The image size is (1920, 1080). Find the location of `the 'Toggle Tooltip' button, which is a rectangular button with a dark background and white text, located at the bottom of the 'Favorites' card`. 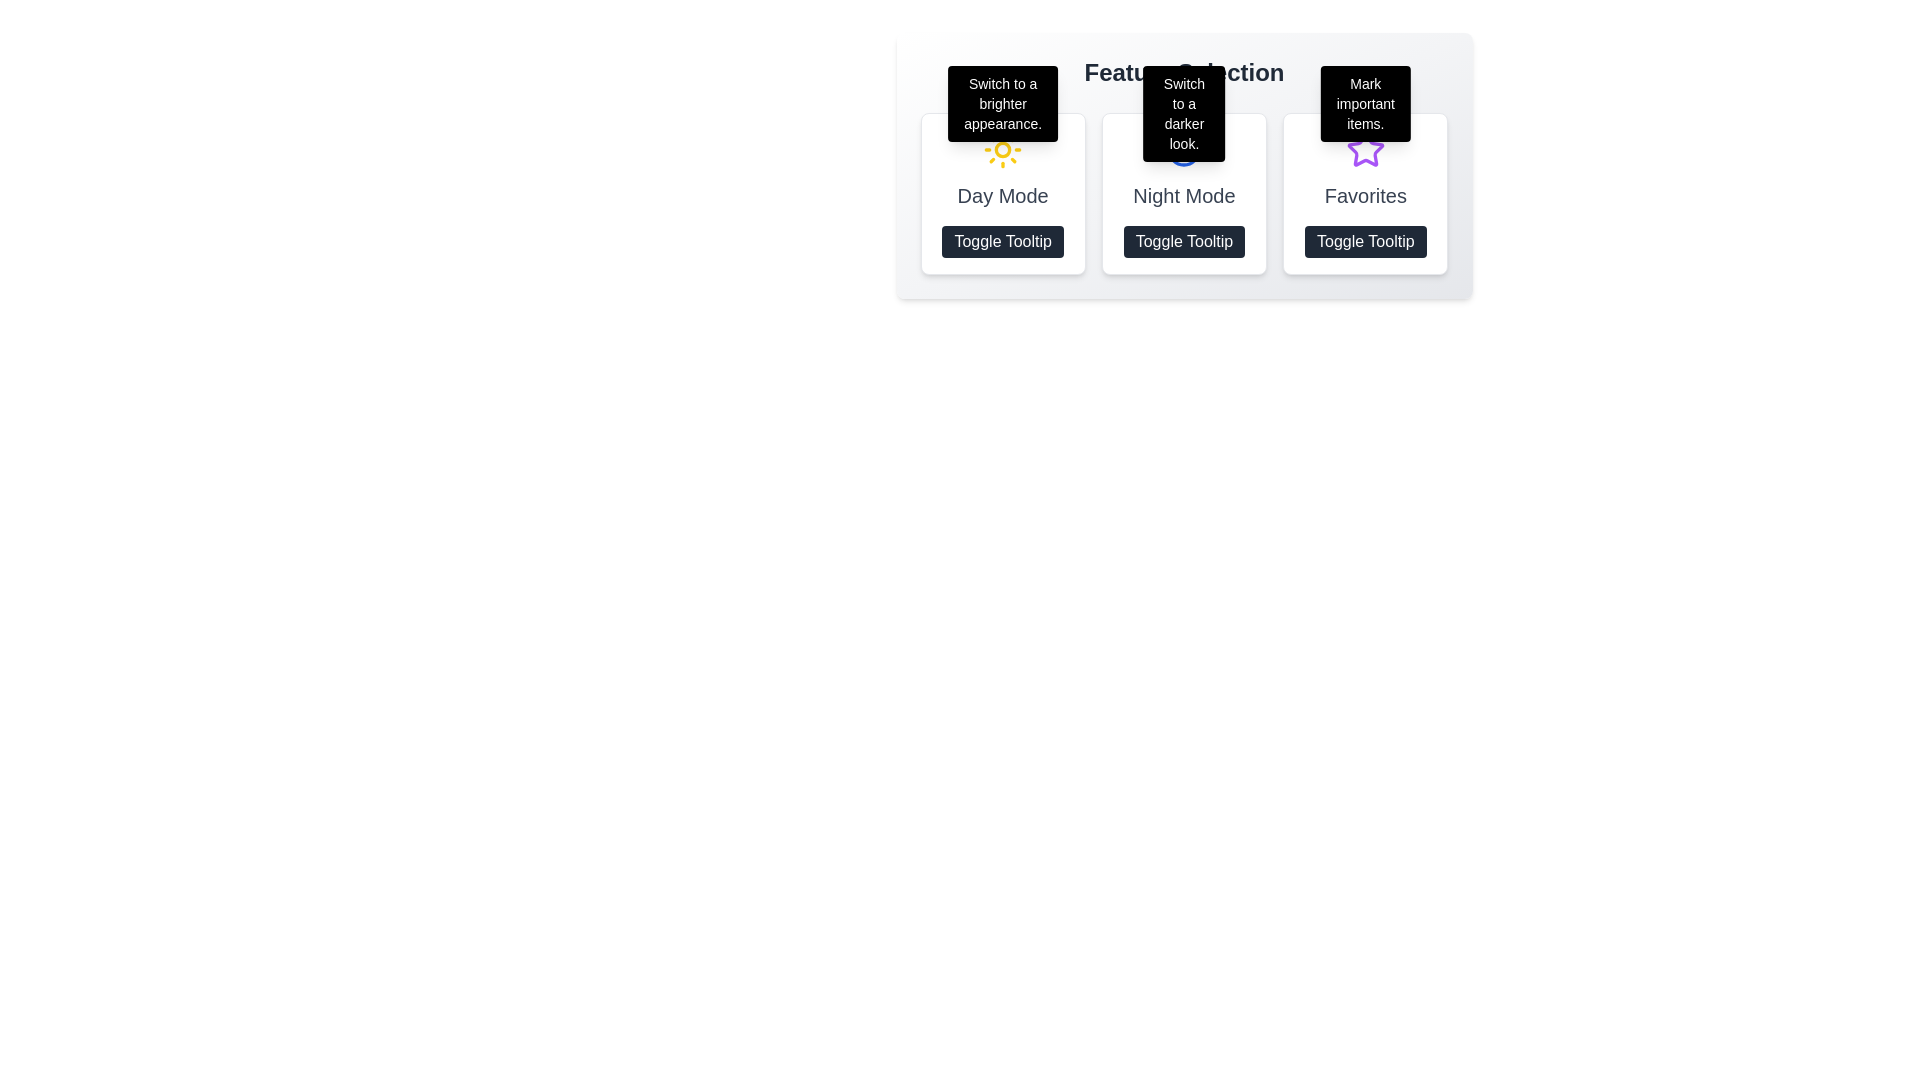

the 'Toggle Tooltip' button, which is a rectangular button with a dark background and white text, located at the bottom of the 'Favorites' card is located at coordinates (1364, 241).